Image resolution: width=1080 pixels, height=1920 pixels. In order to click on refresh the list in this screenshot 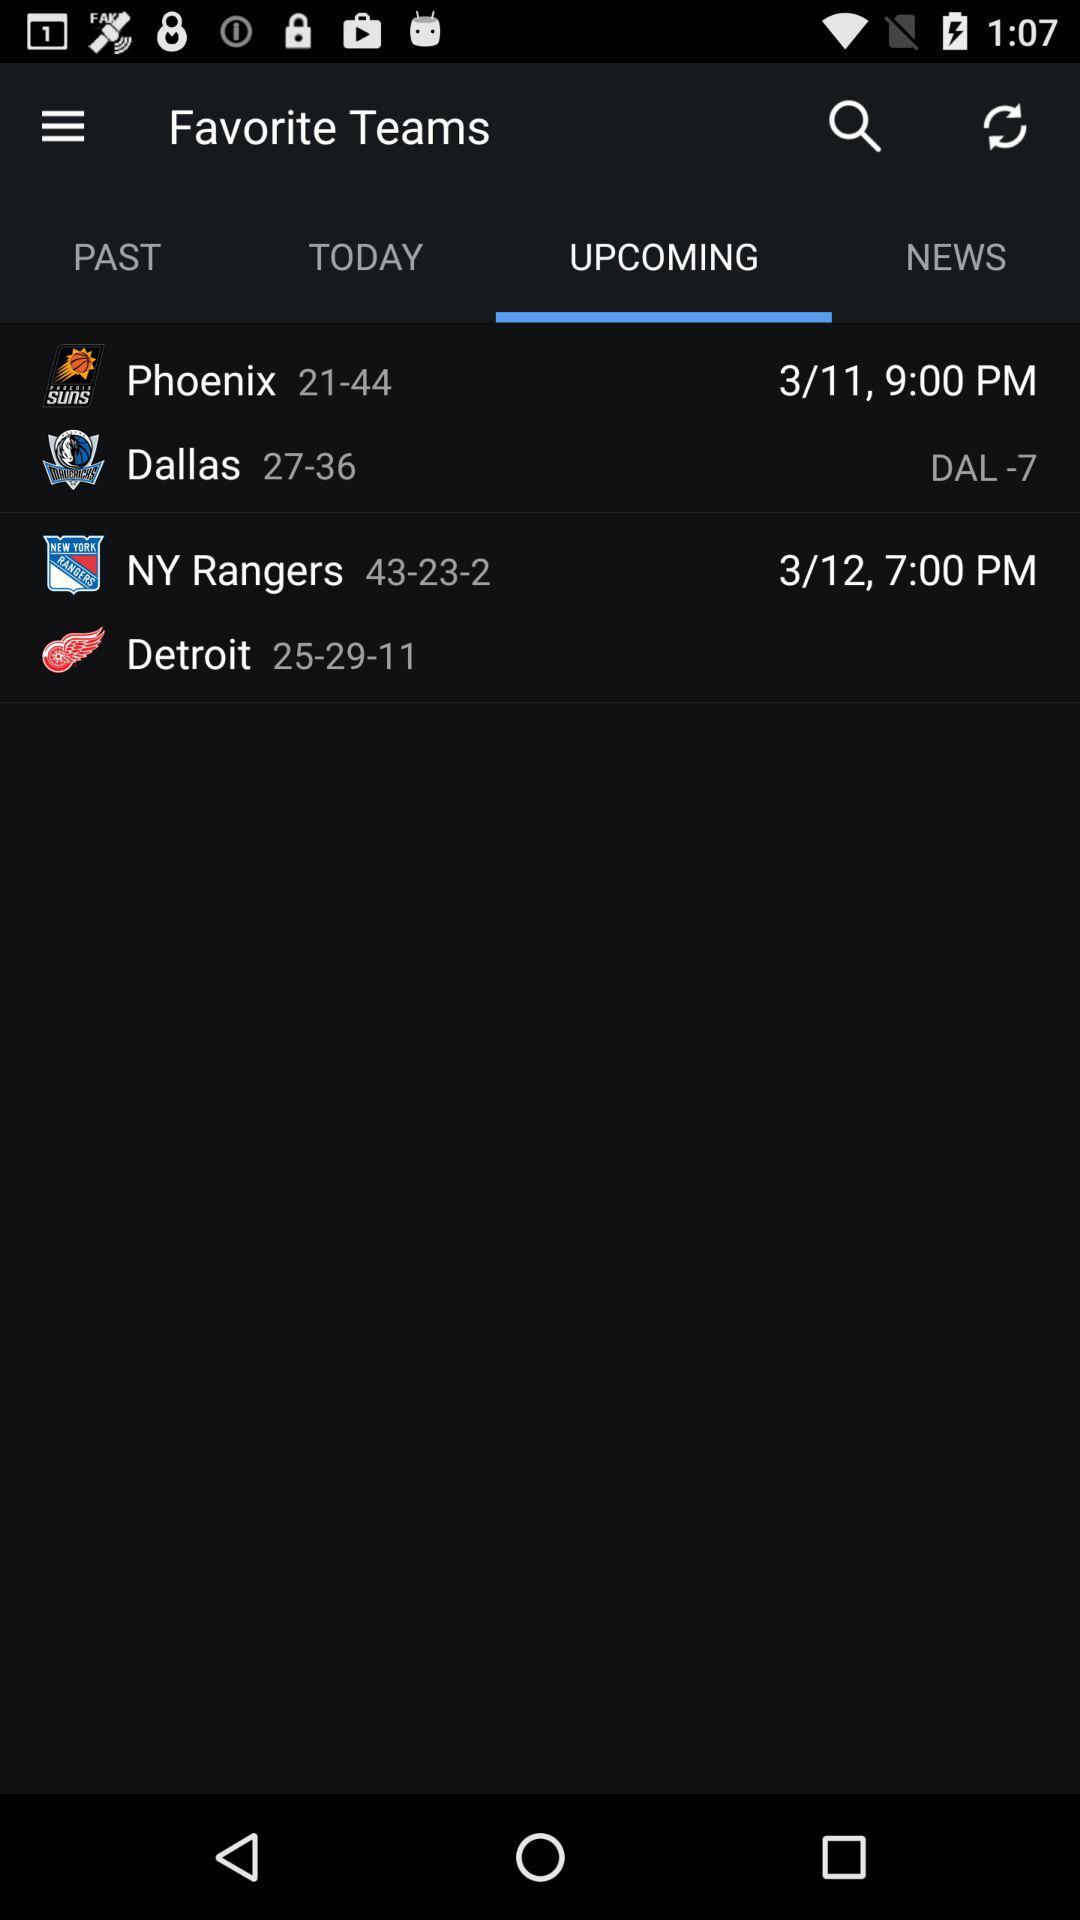, I will do `click(1005, 124)`.